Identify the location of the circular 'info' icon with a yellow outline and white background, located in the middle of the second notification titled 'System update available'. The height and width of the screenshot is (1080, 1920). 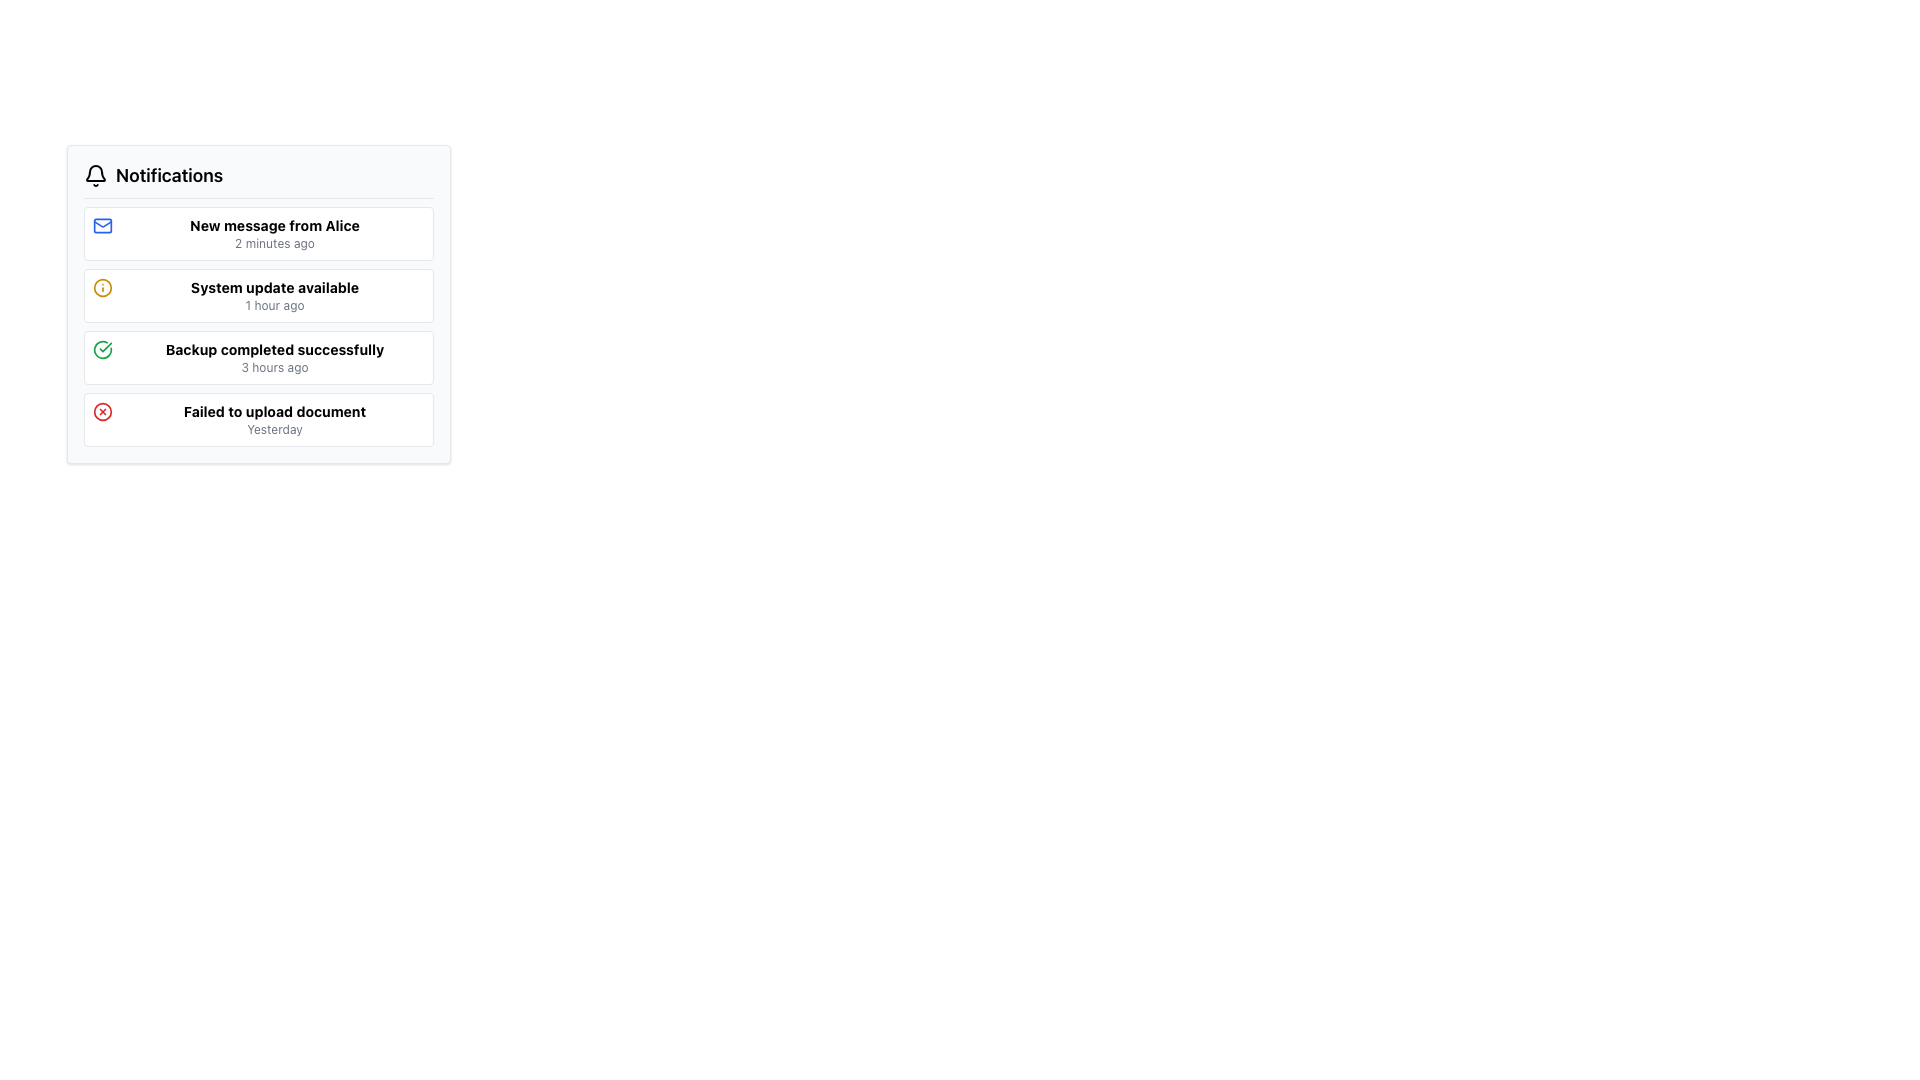
(101, 288).